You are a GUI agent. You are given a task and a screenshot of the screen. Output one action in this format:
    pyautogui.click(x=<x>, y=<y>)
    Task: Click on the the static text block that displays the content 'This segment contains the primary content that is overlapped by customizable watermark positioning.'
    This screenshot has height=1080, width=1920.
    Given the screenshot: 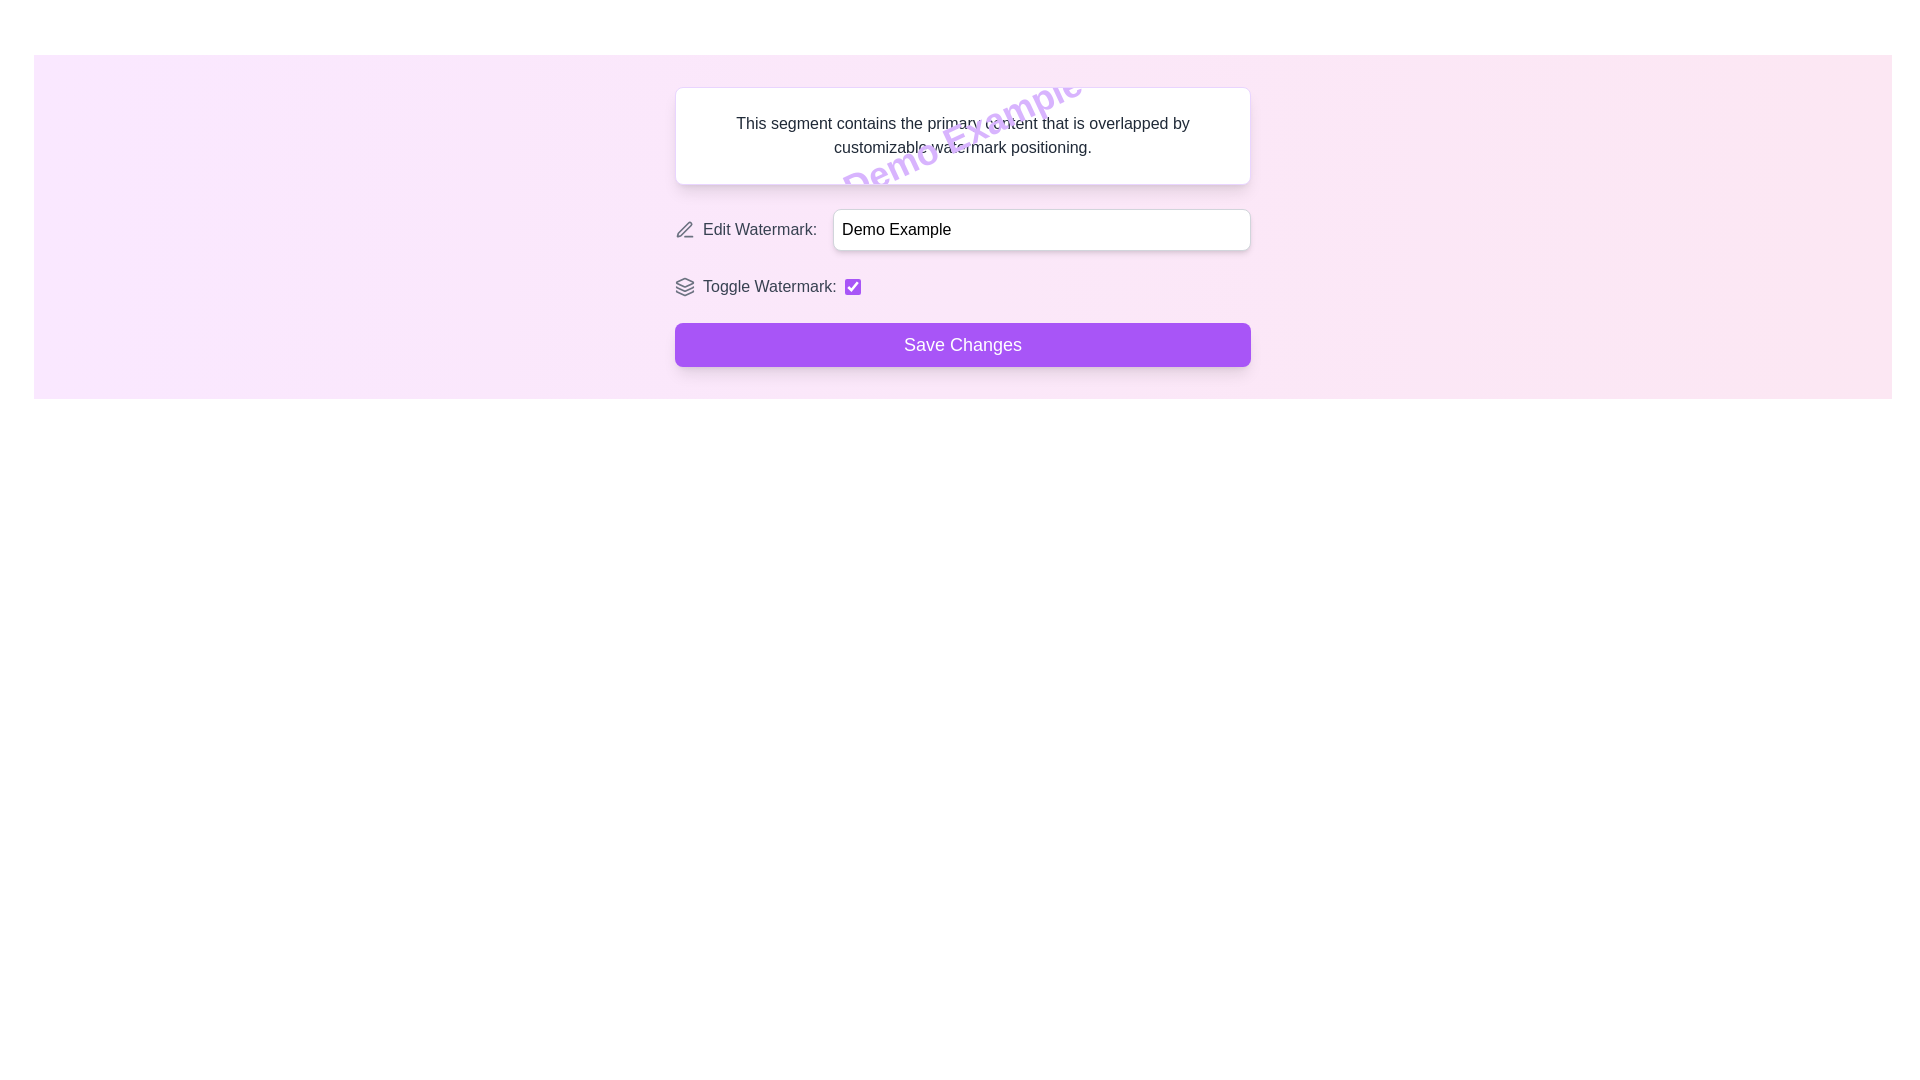 What is the action you would take?
    pyautogui.click(x=963, y=135)
    